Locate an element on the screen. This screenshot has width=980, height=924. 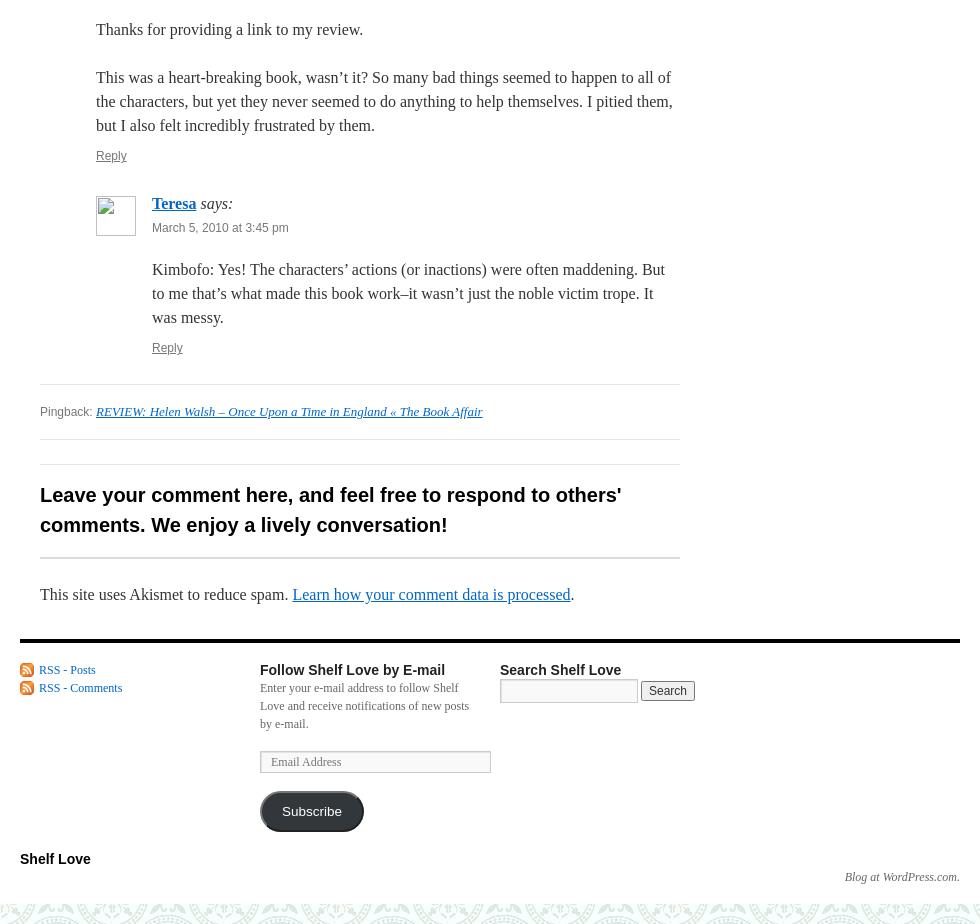
'Teresa' is located at coordinates (174, 203).